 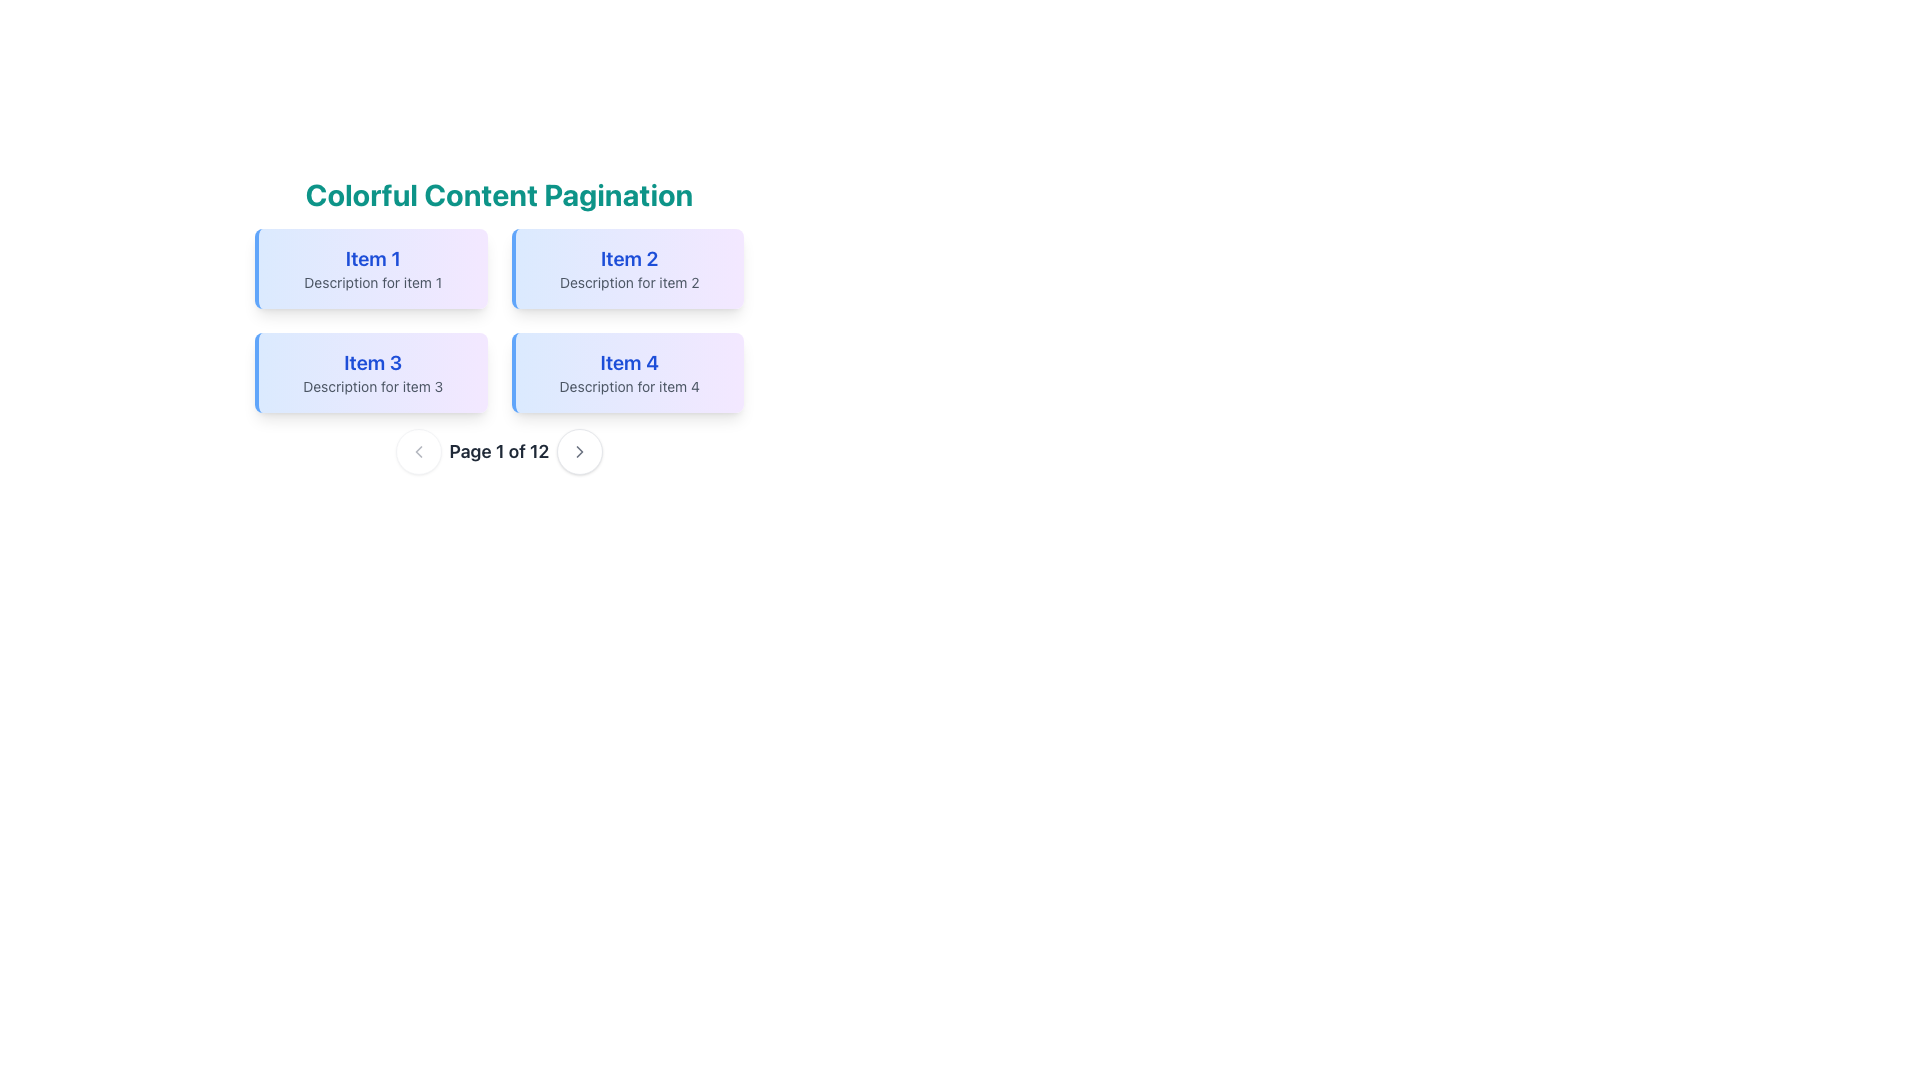 I want to click on the text label displaying 'Item 1' which is styled with a large, bold font in vivid blue, located in the top-left corner of a grid of four elements within a card-like component, so click(x=373, y=257).